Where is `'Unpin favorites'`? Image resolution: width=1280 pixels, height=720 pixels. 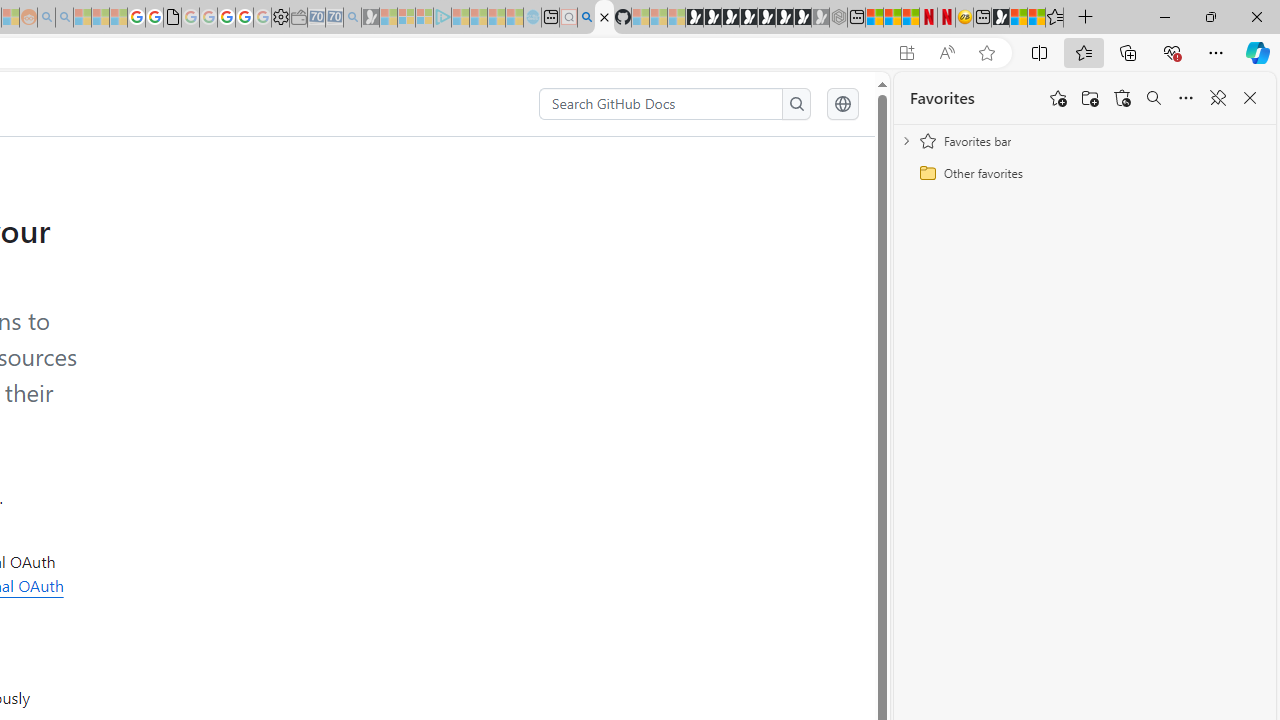
'Unpin favorites' is located at coordinates (1216, 98).